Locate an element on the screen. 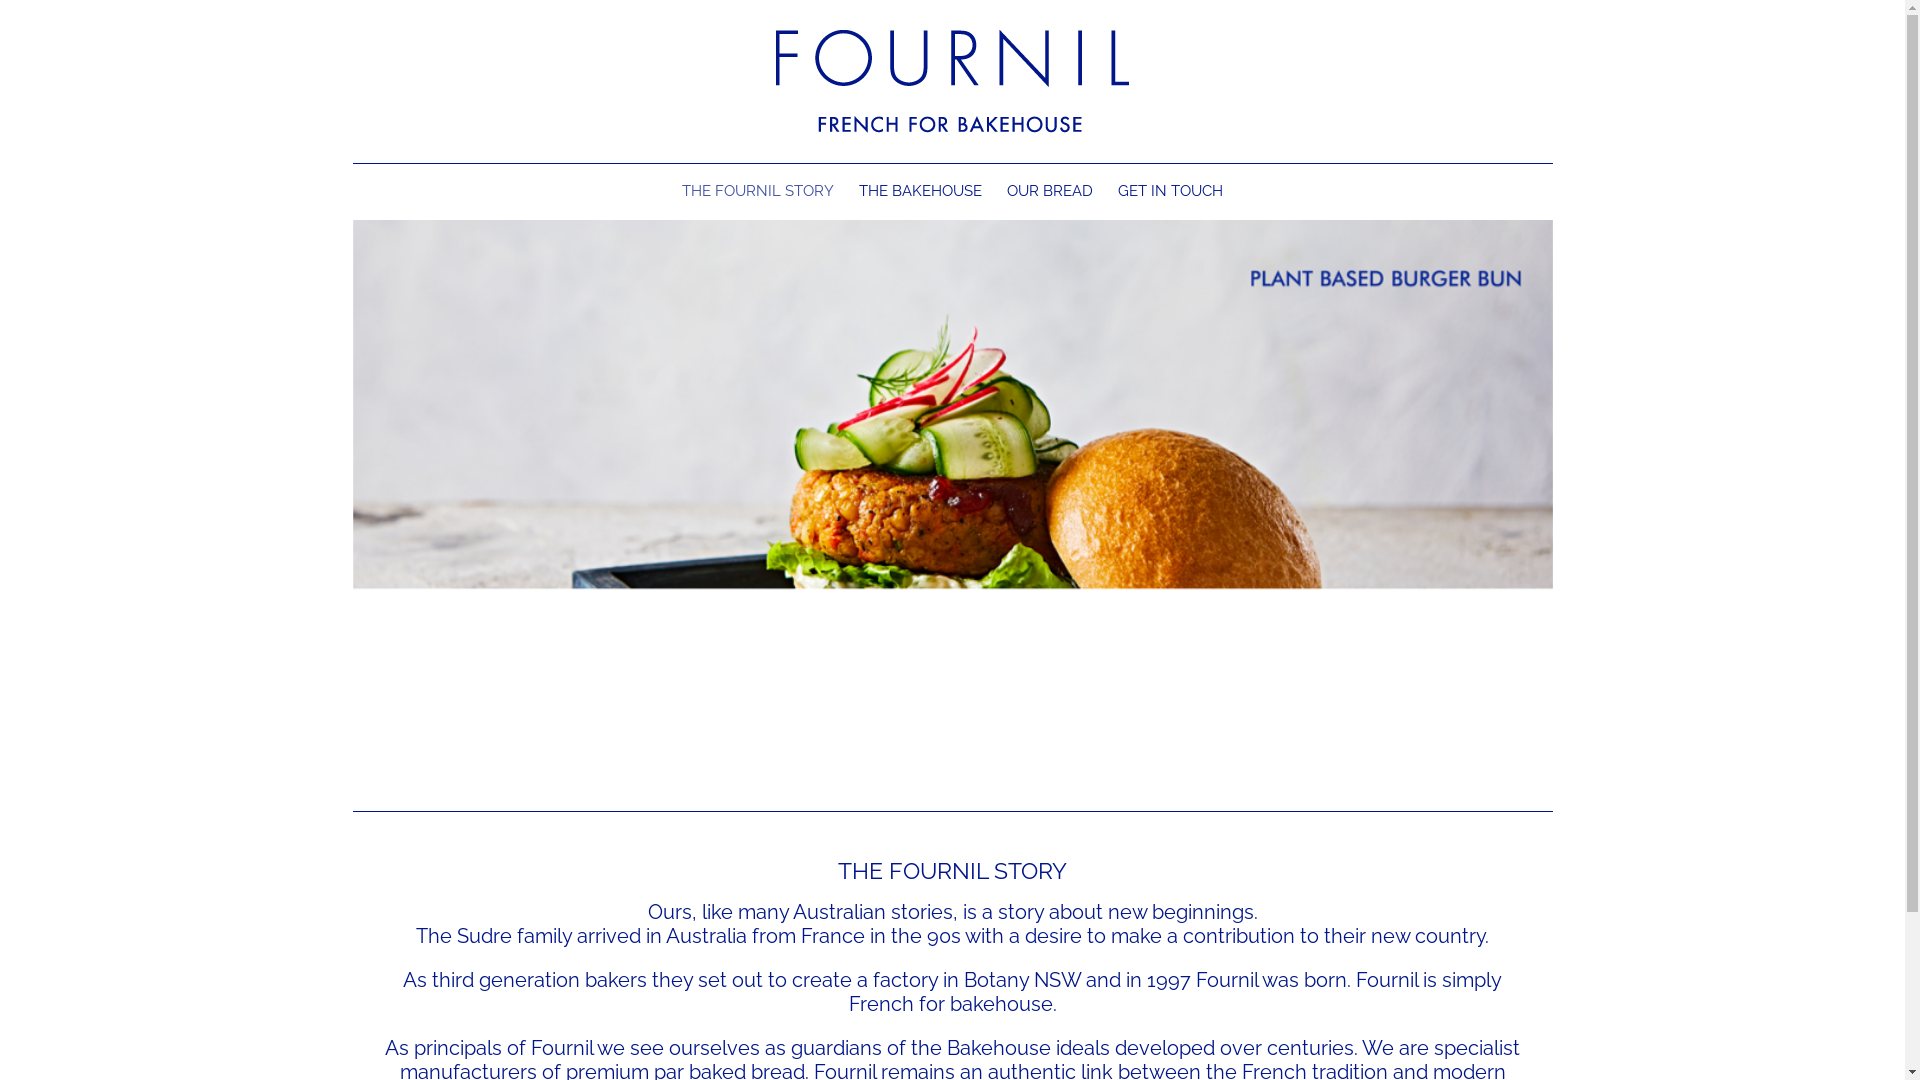 The height and width of the screenshot is (1080, 1920). 'THE FOURNIL STORY' is located at coordinates (757, 191).